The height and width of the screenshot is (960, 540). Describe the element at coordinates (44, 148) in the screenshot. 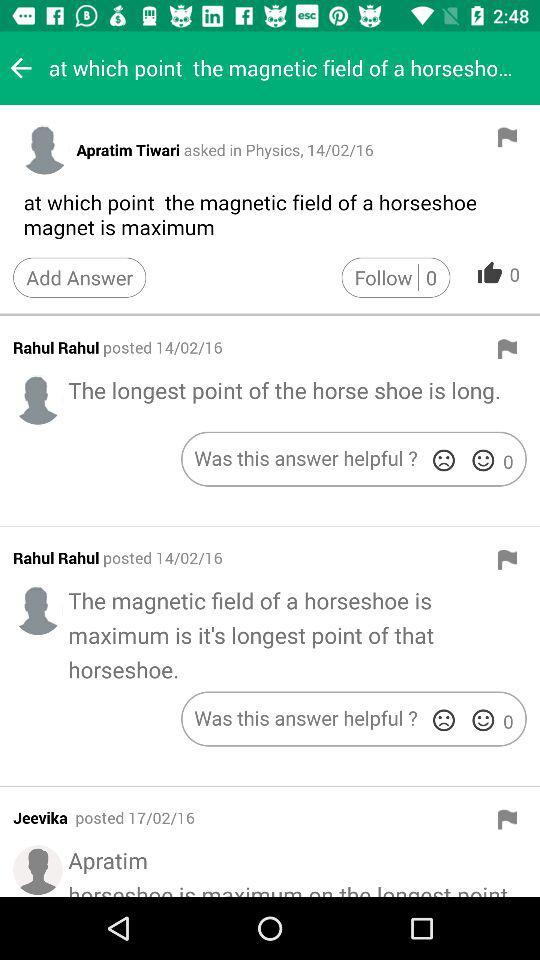

I see `profile picture button` at that location.